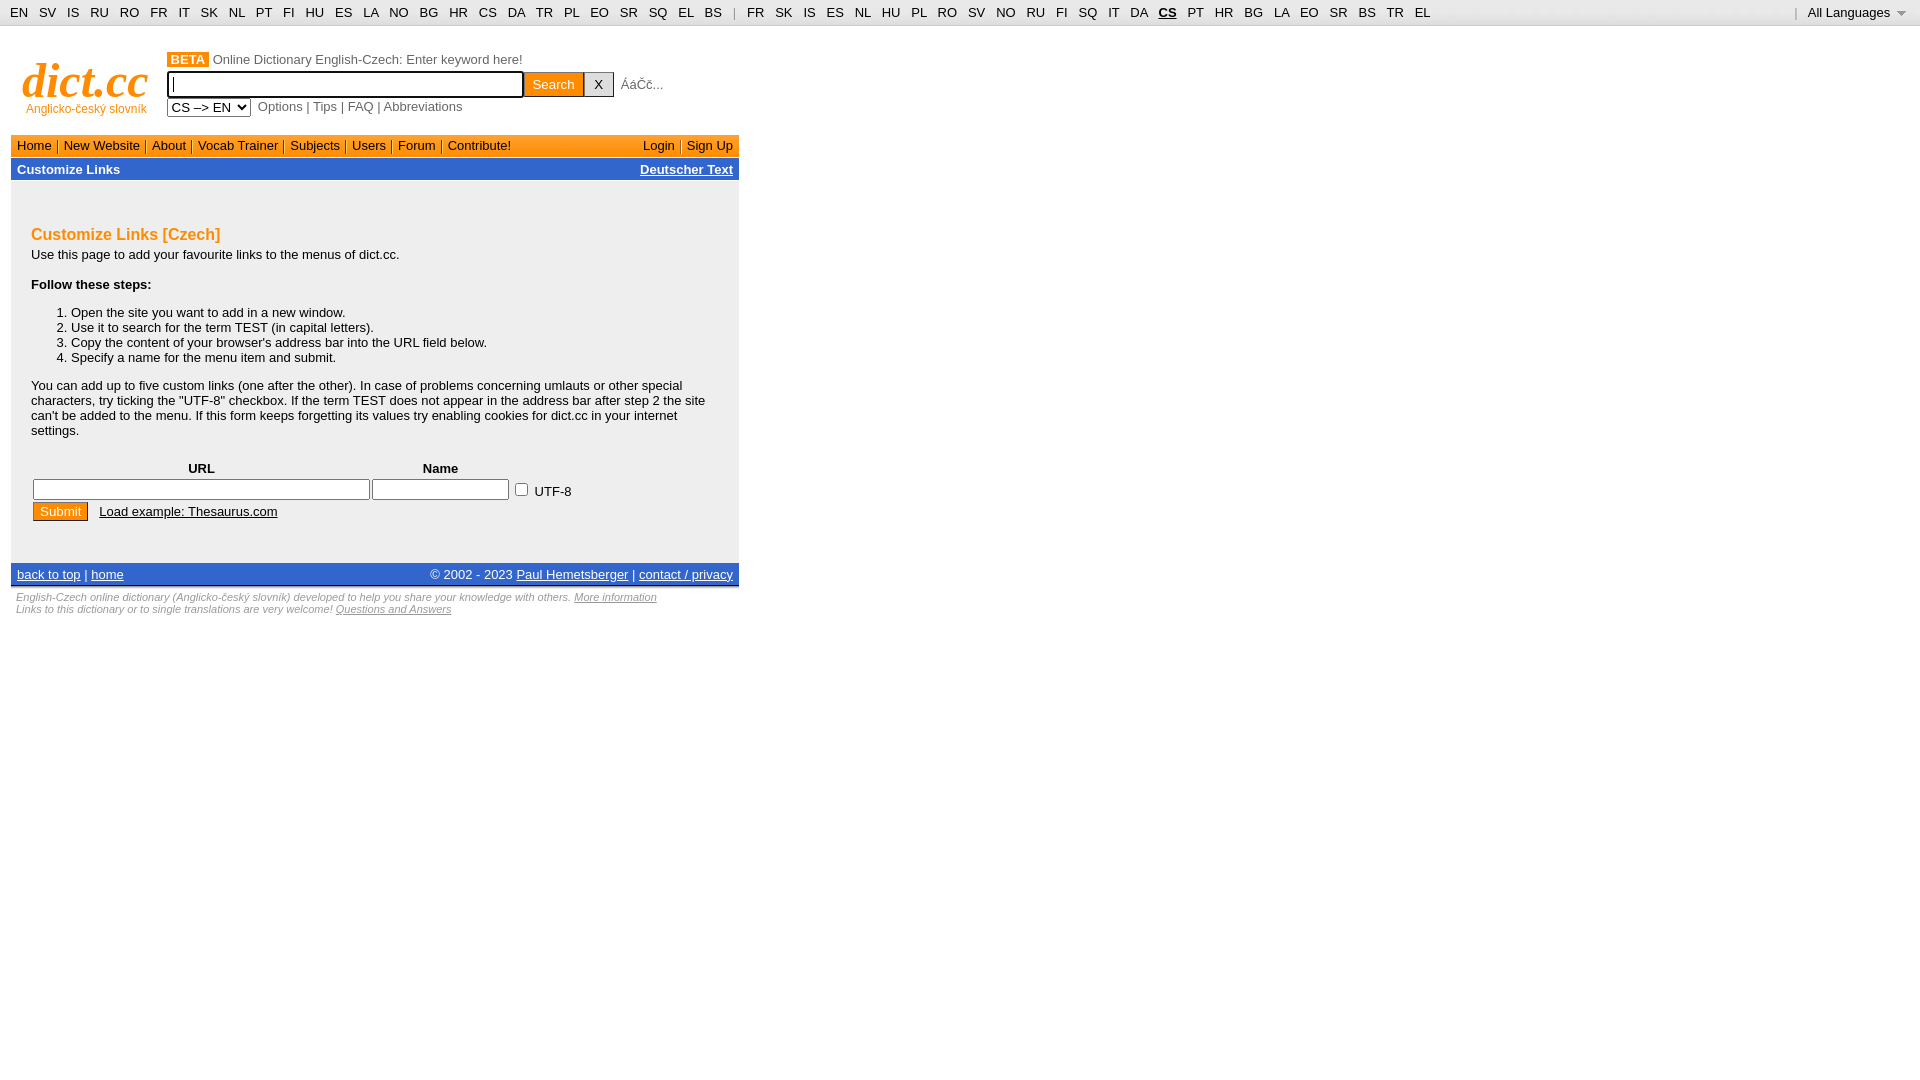  What do you see at coordinates (1055, 12) in the screenshot?
I see `'FI'` at bounding box center [1055, 12].